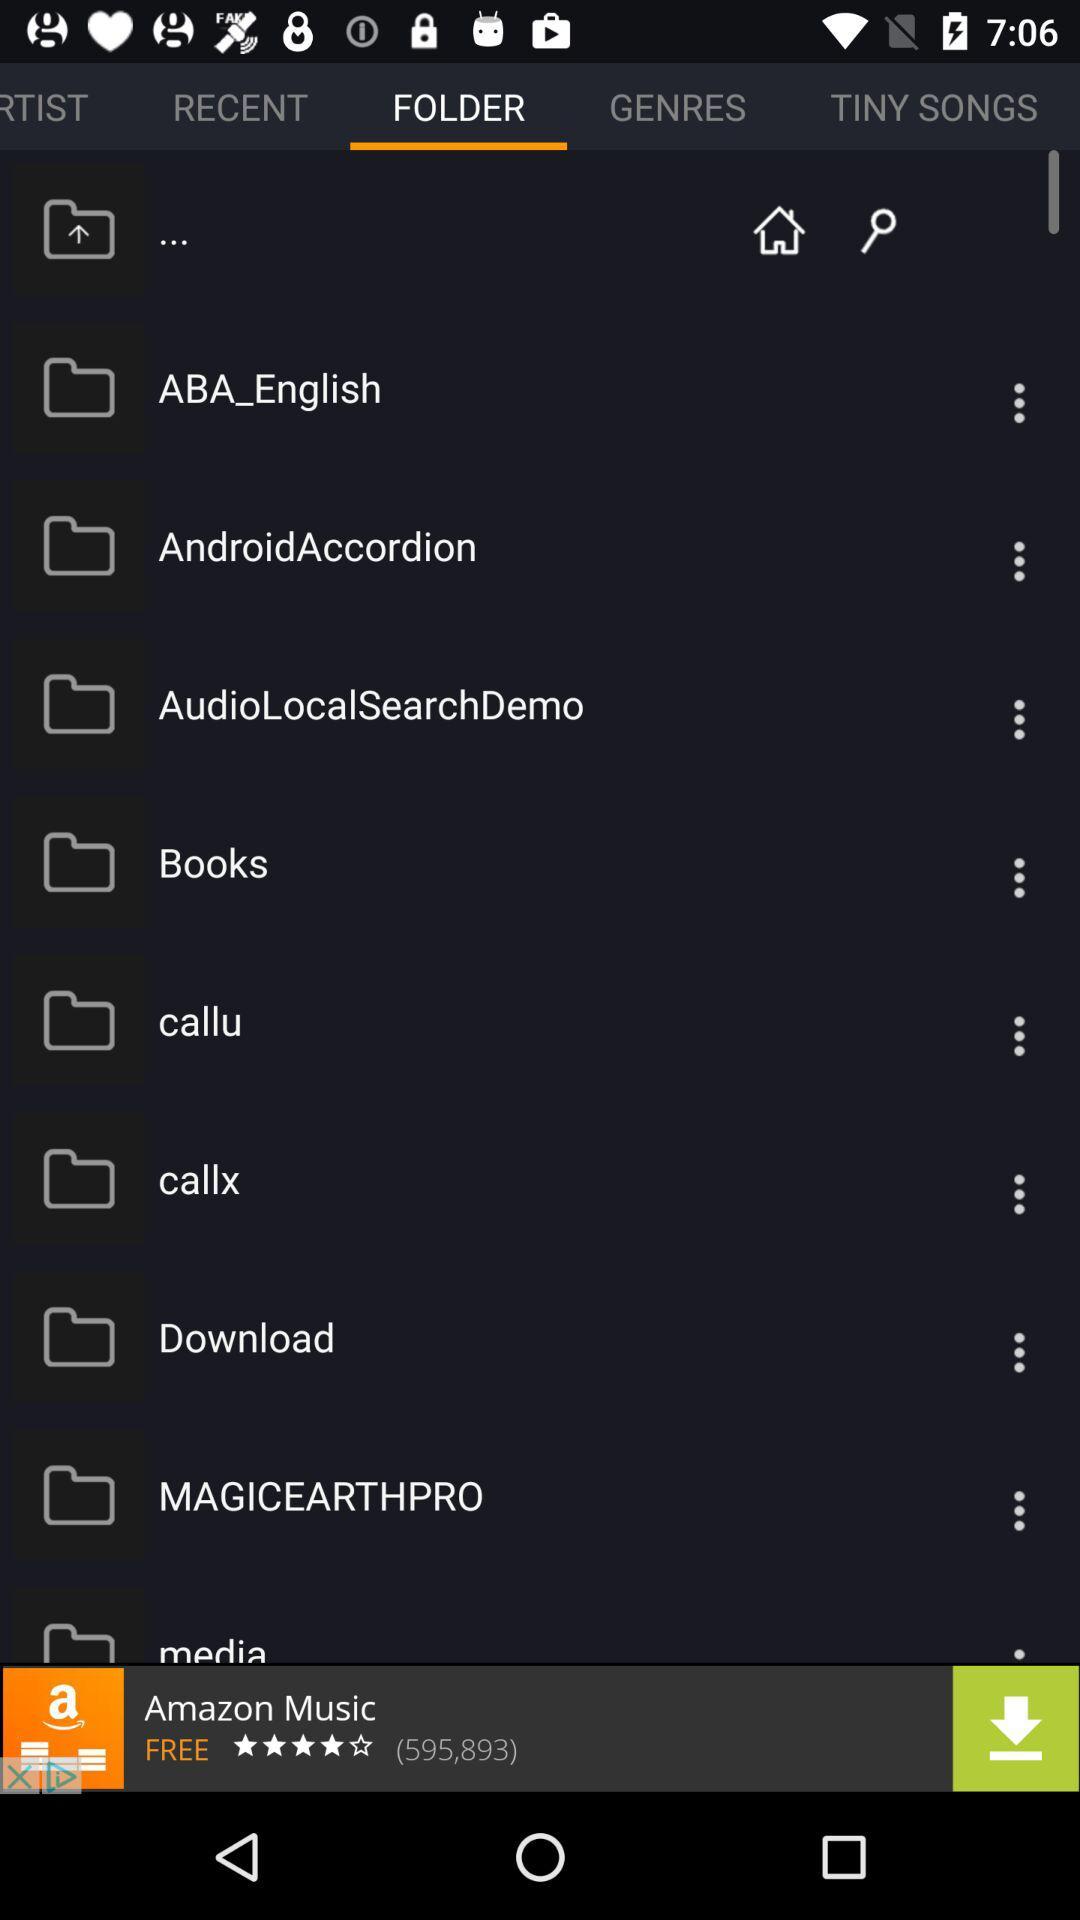 This screenshot has height=1920, width=1080. Describe the element at coordinates (978, 862) in the screenshot. I see `options` at that location.